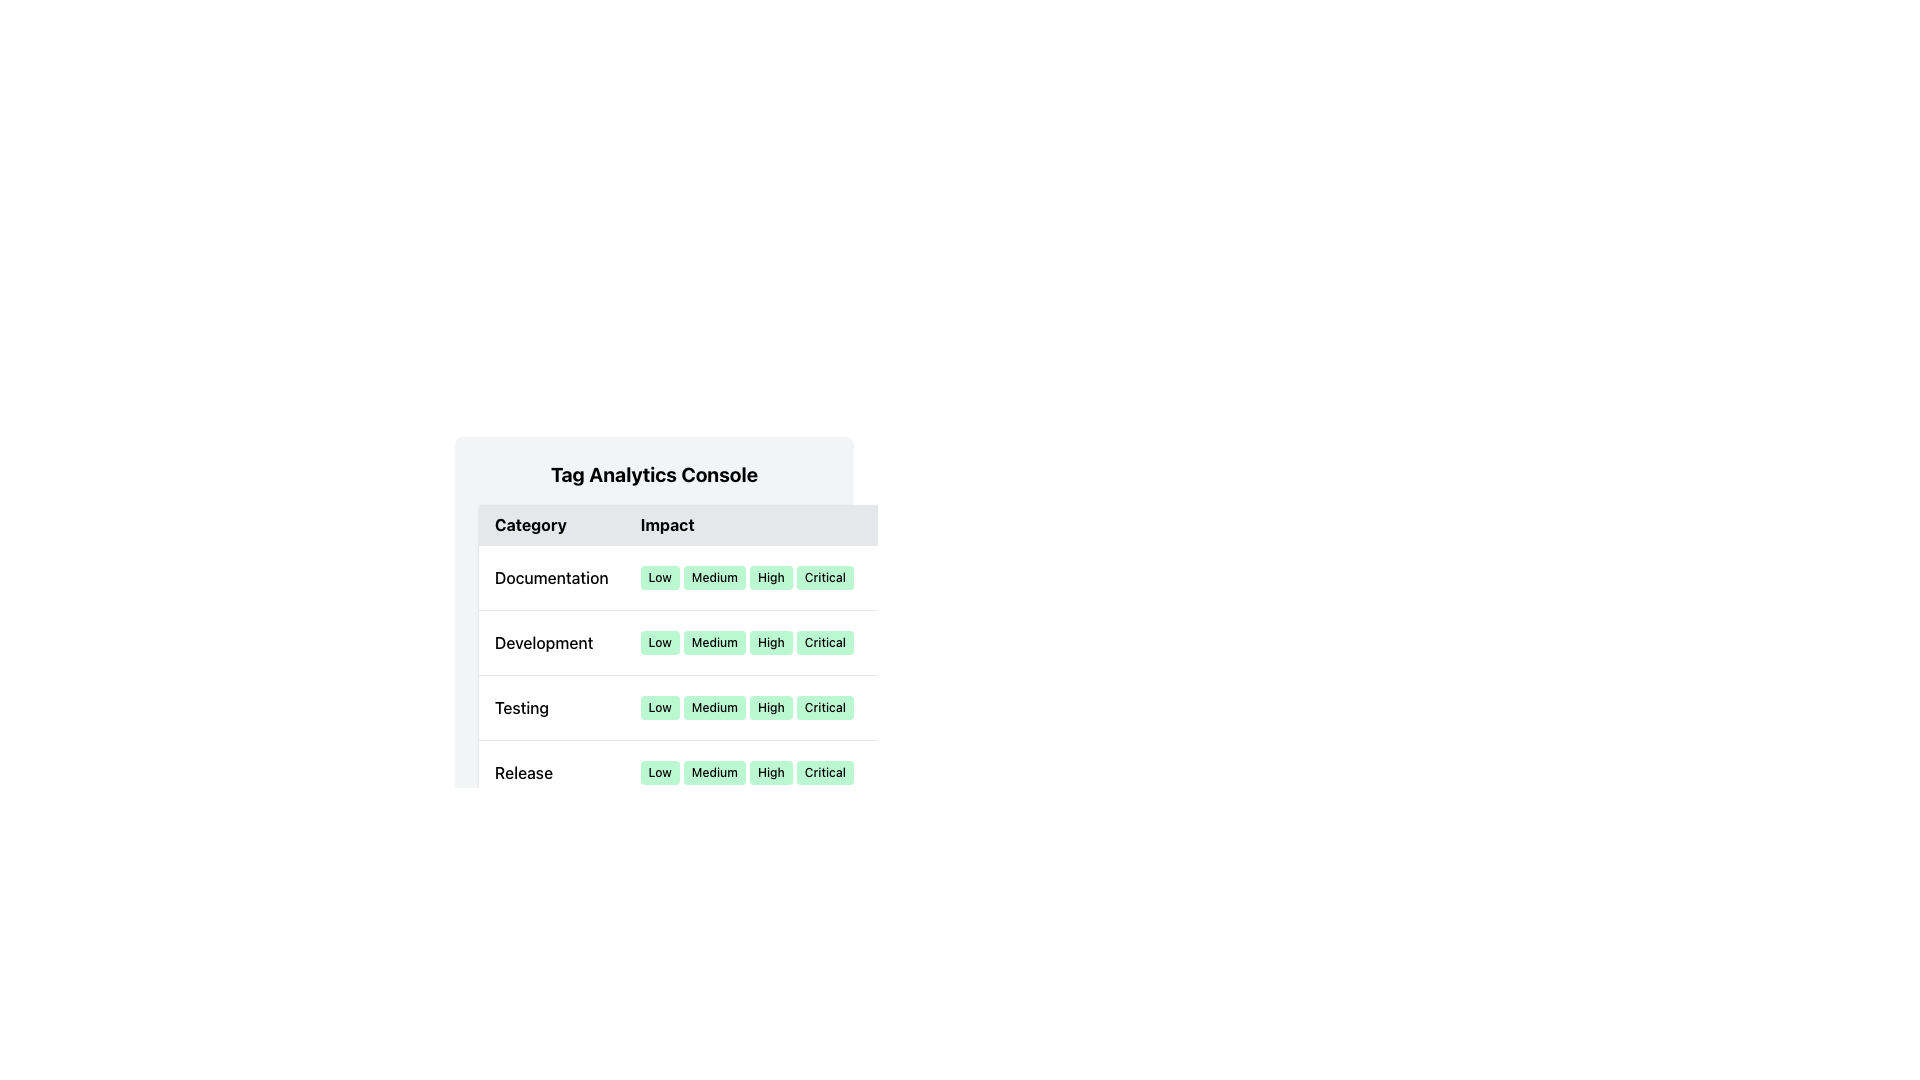 This screenshot has width=1920, height=1080. I want to click on the 'High' impact button in the 'Testing' category, located in the third column of the 'Impact' row, between 'Medium' and 'Critical', so click(770, 707).